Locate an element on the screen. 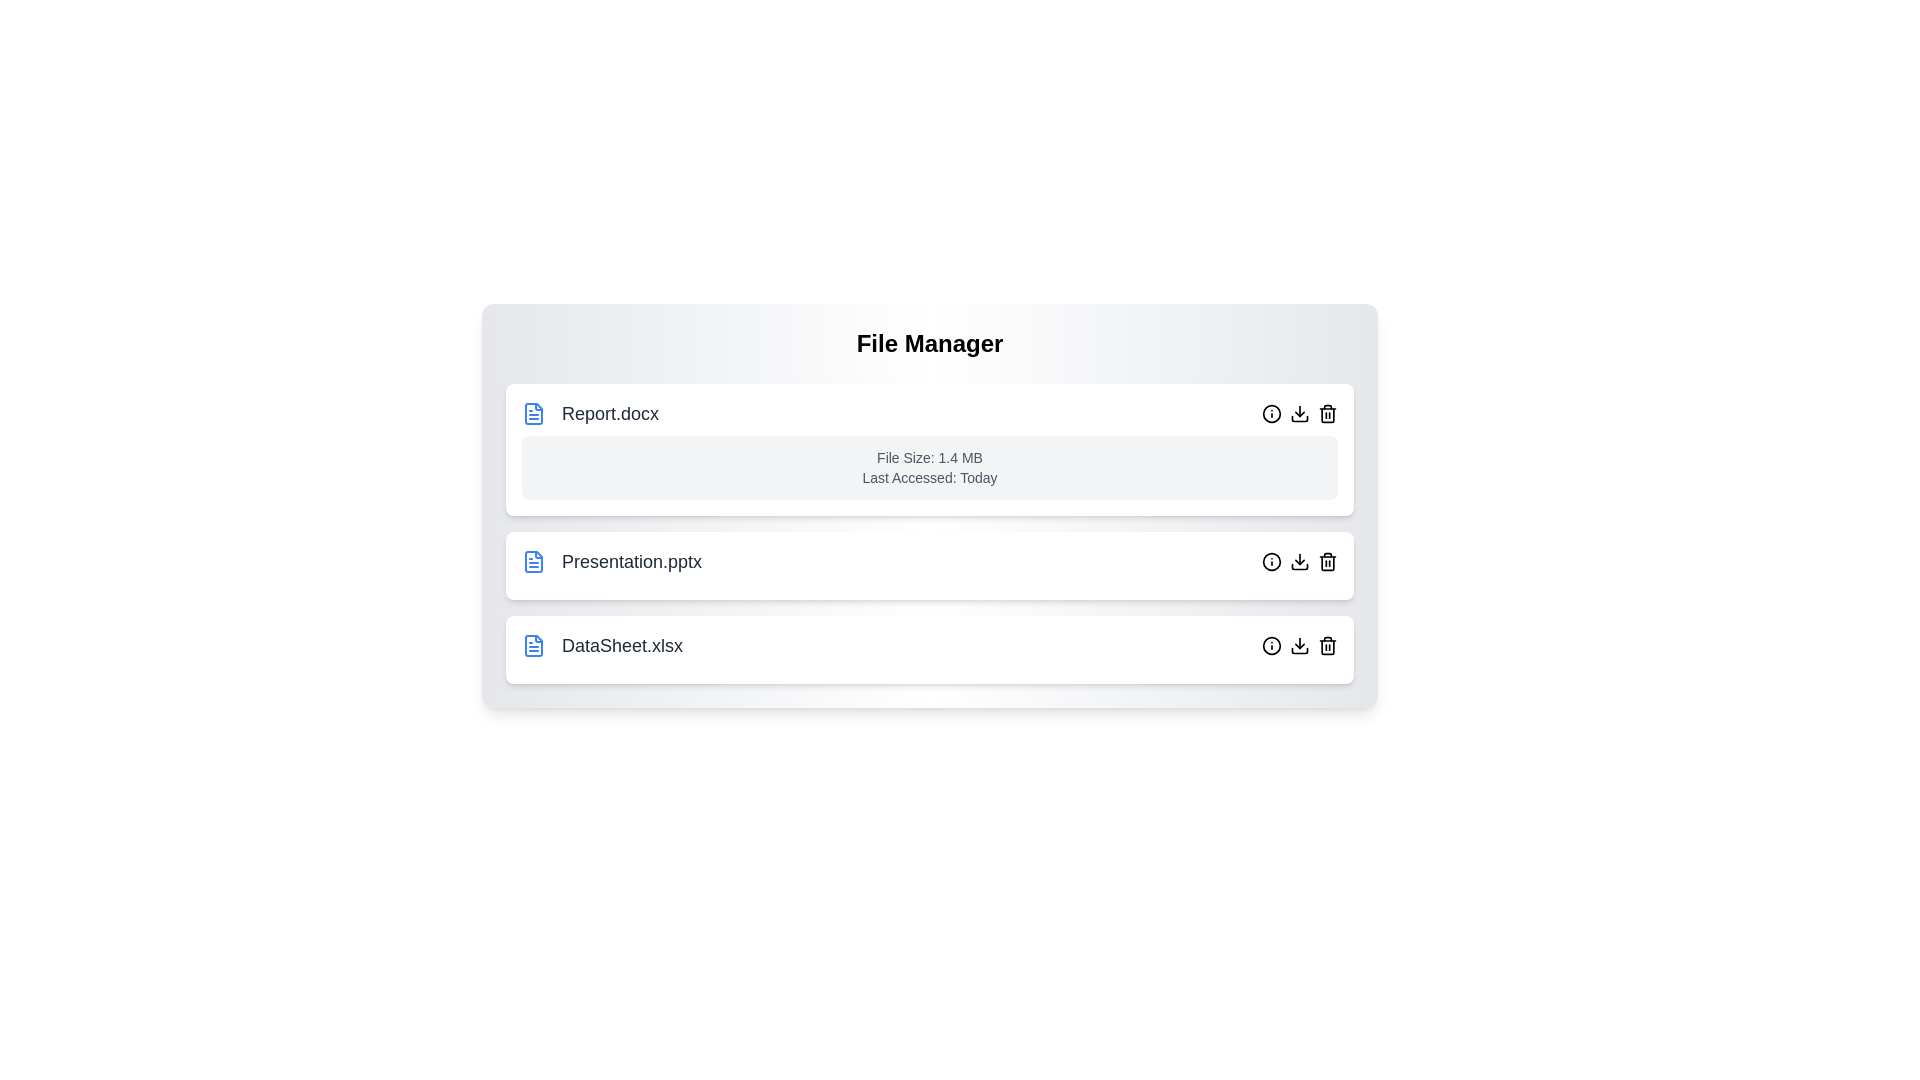  the download button for the file Report.docx is located at coordinates (1300, 412).